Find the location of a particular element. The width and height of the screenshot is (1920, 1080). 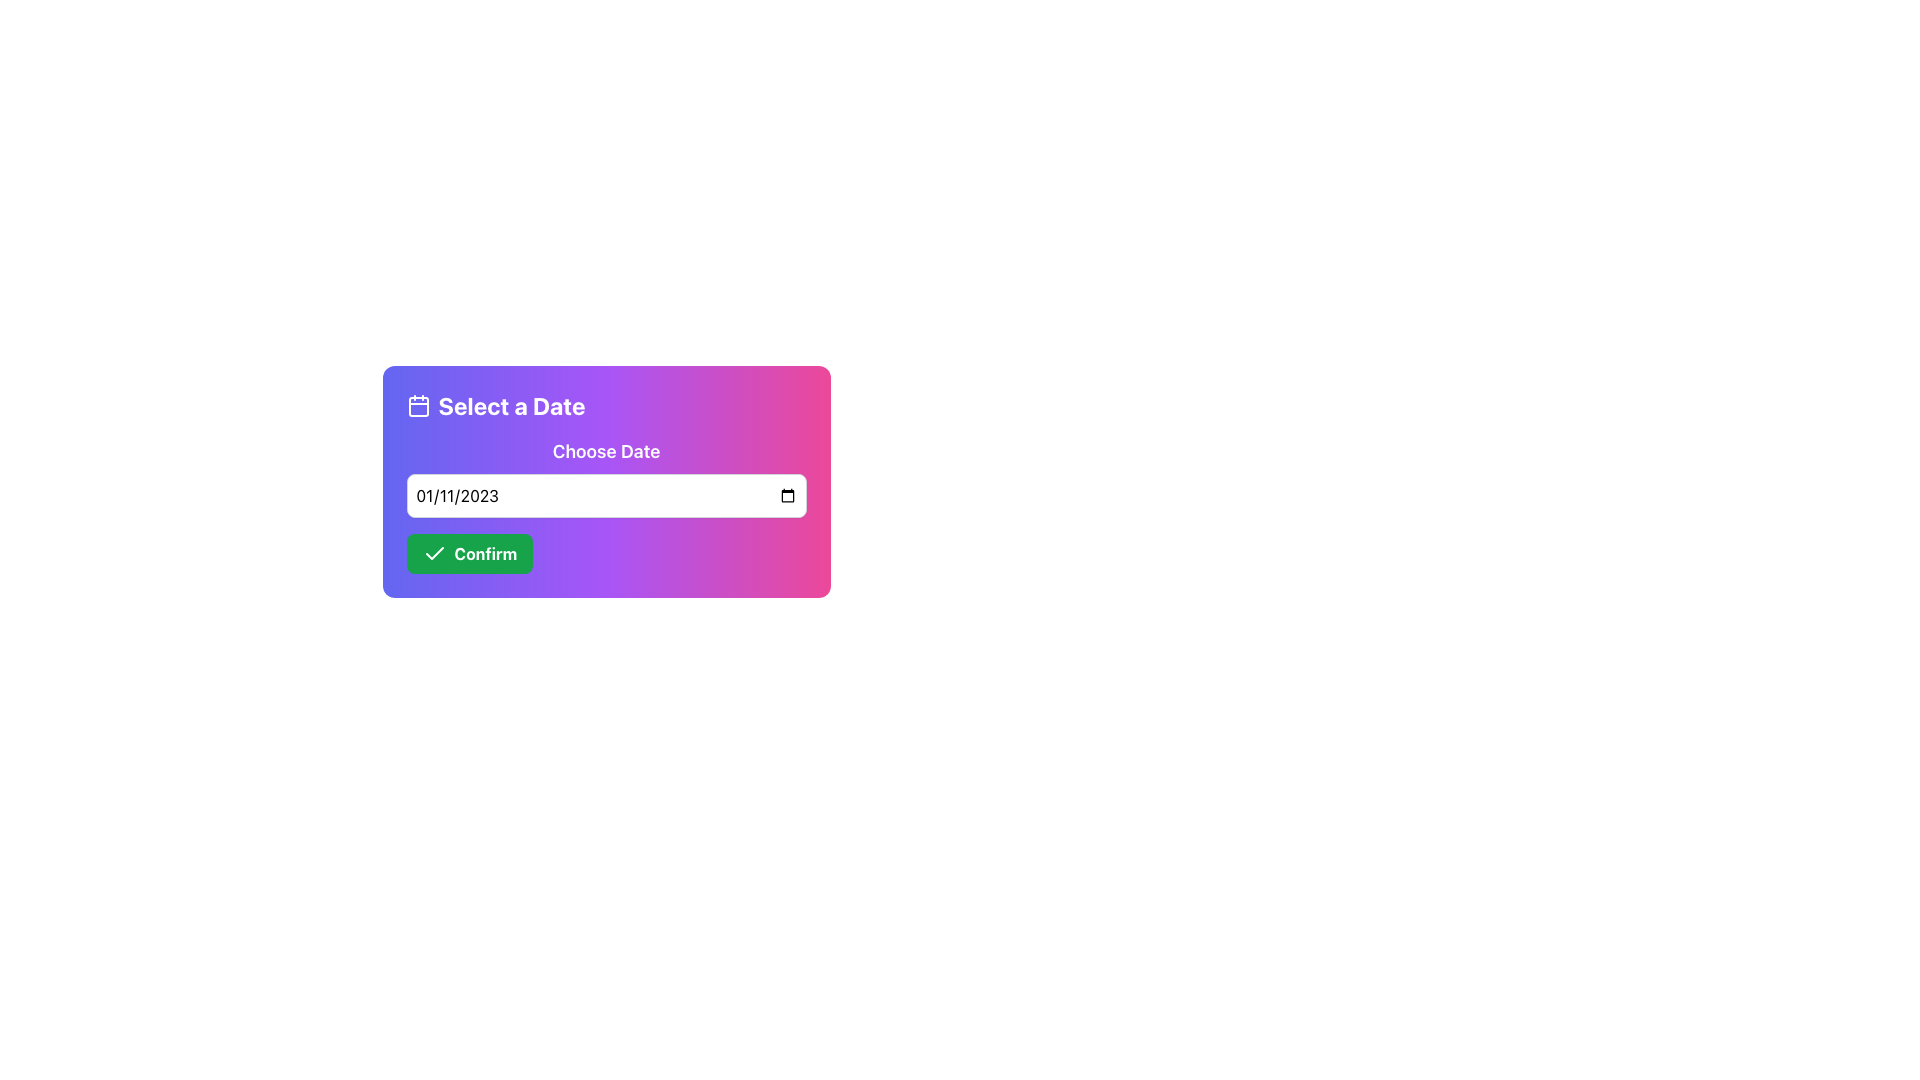

the Date input field located below the 'Choose Date' label and above the 'Confirm' button in the purple gradient box is located at coordinates (605, 495).